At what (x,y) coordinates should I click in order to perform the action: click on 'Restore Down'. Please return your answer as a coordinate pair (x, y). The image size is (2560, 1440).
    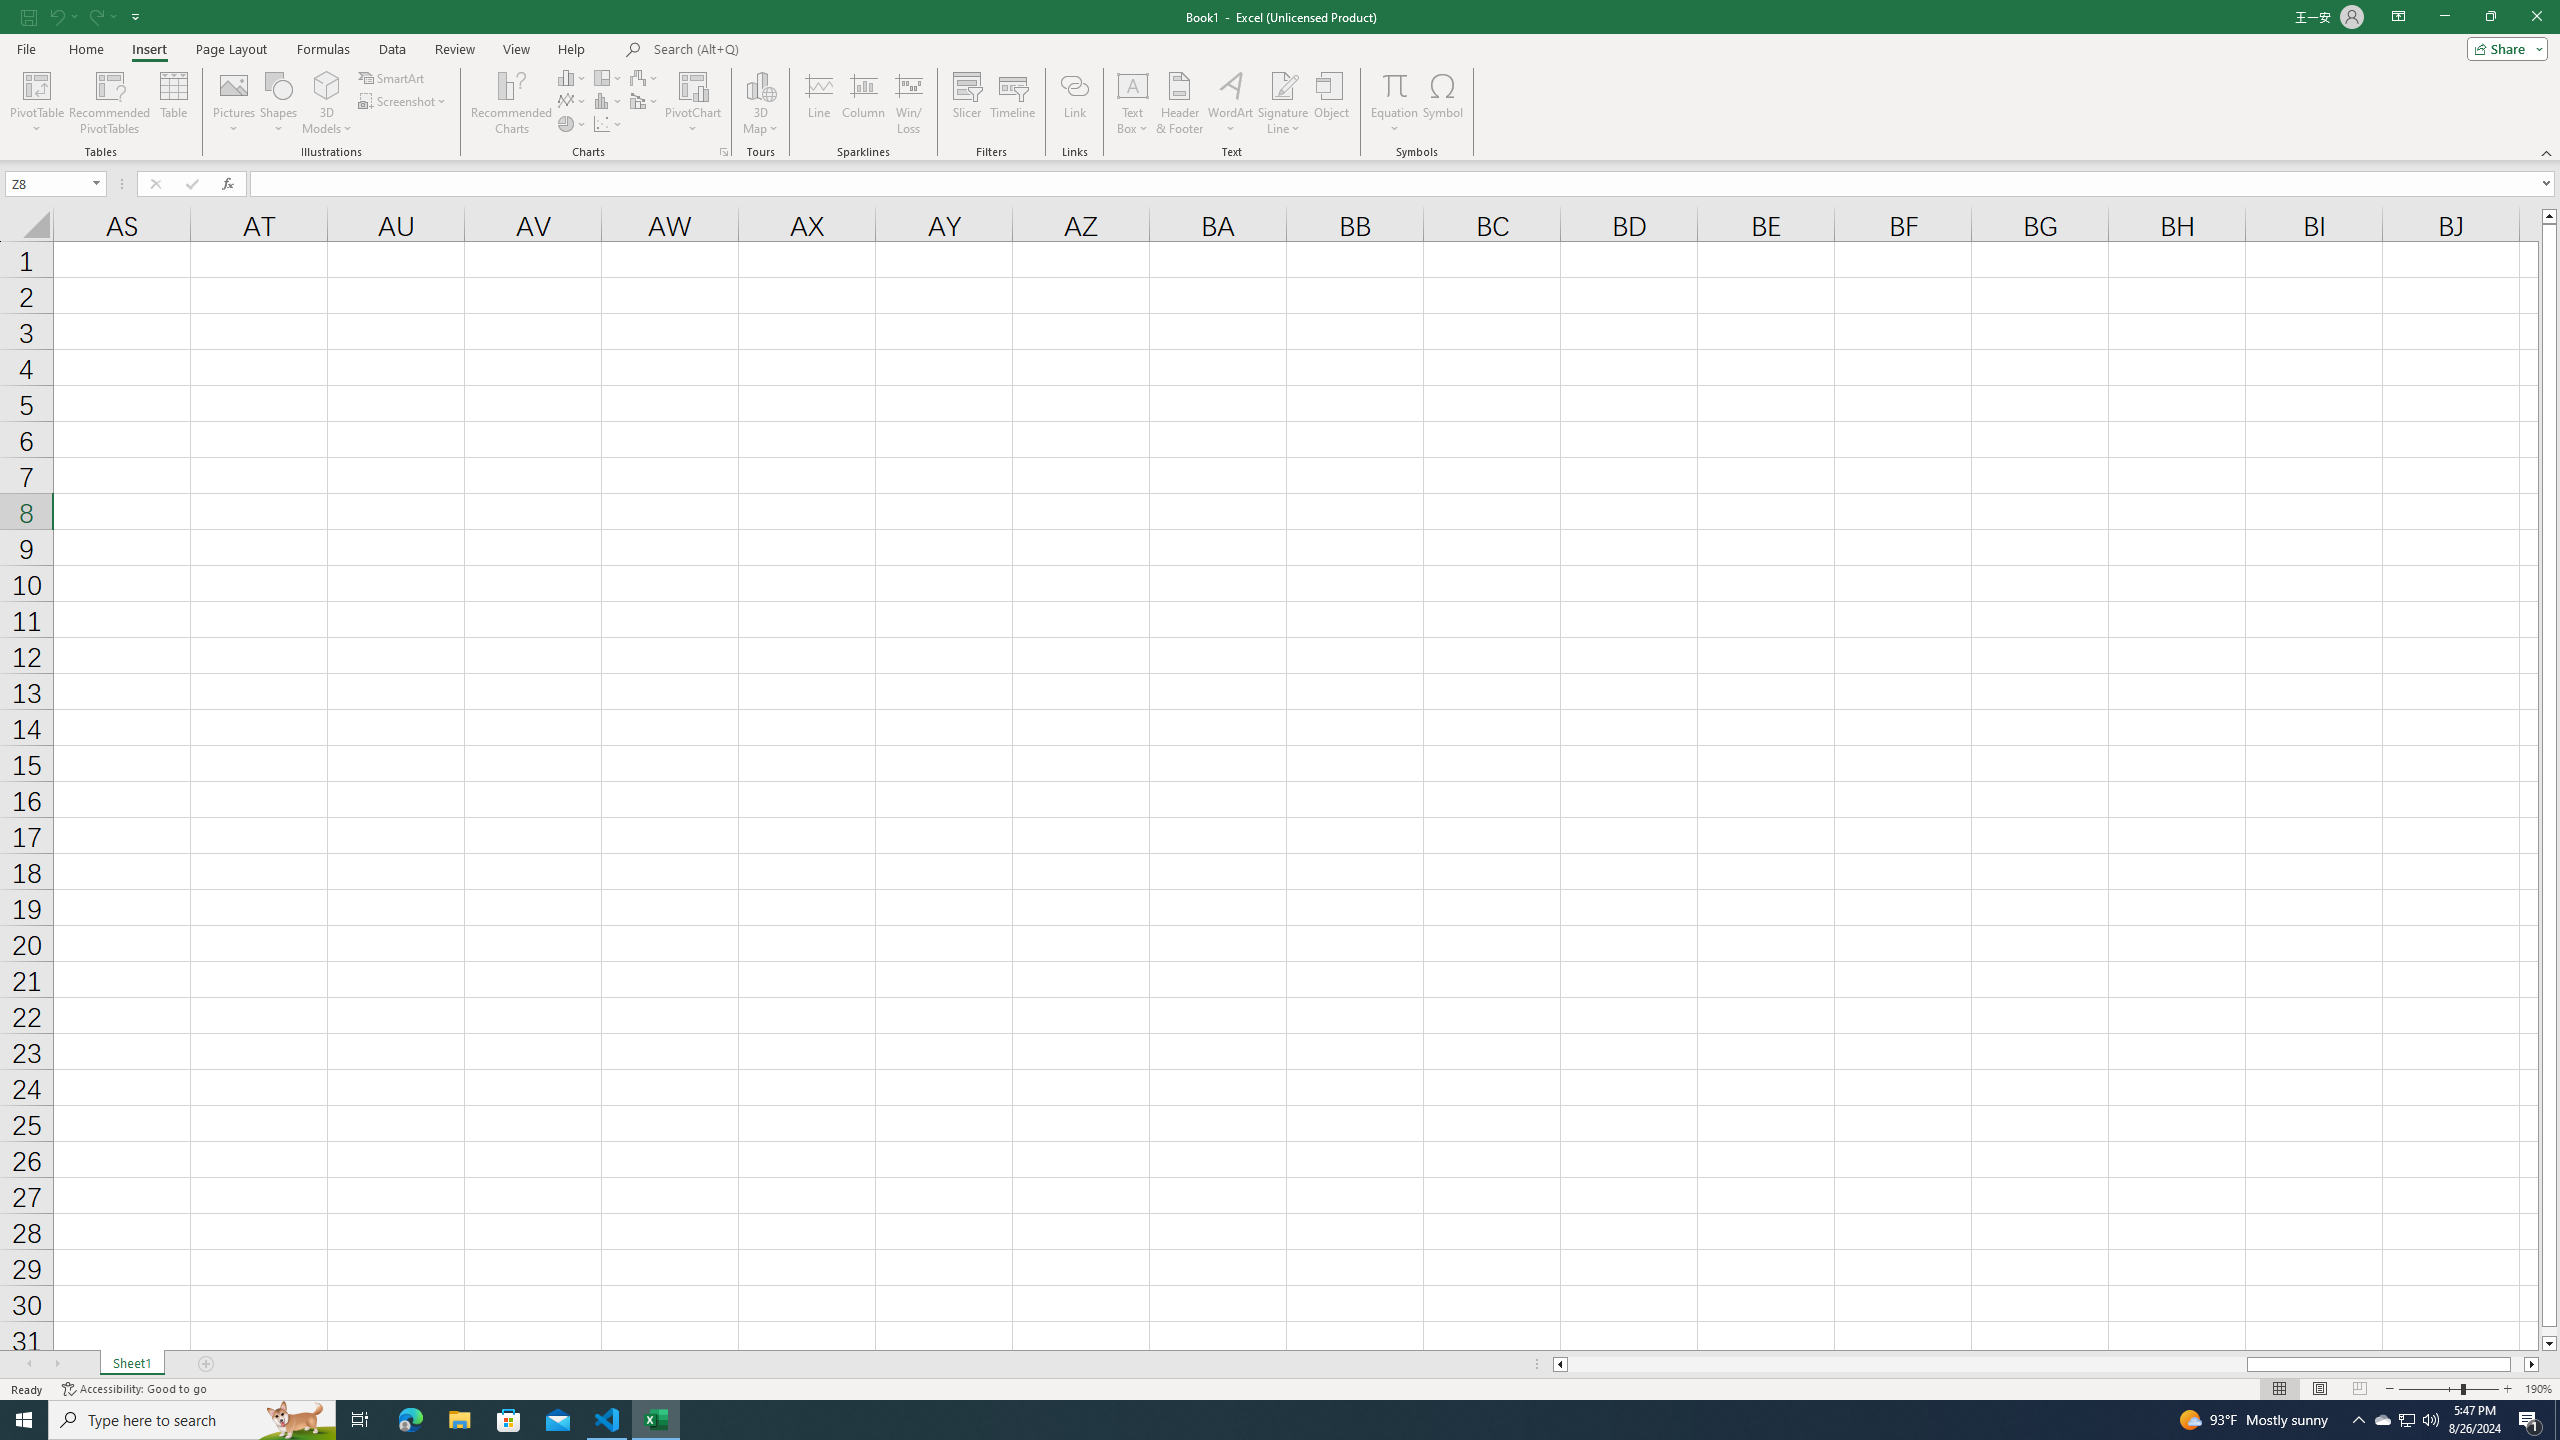
    Looking at the image, I should click on (2490, 16).